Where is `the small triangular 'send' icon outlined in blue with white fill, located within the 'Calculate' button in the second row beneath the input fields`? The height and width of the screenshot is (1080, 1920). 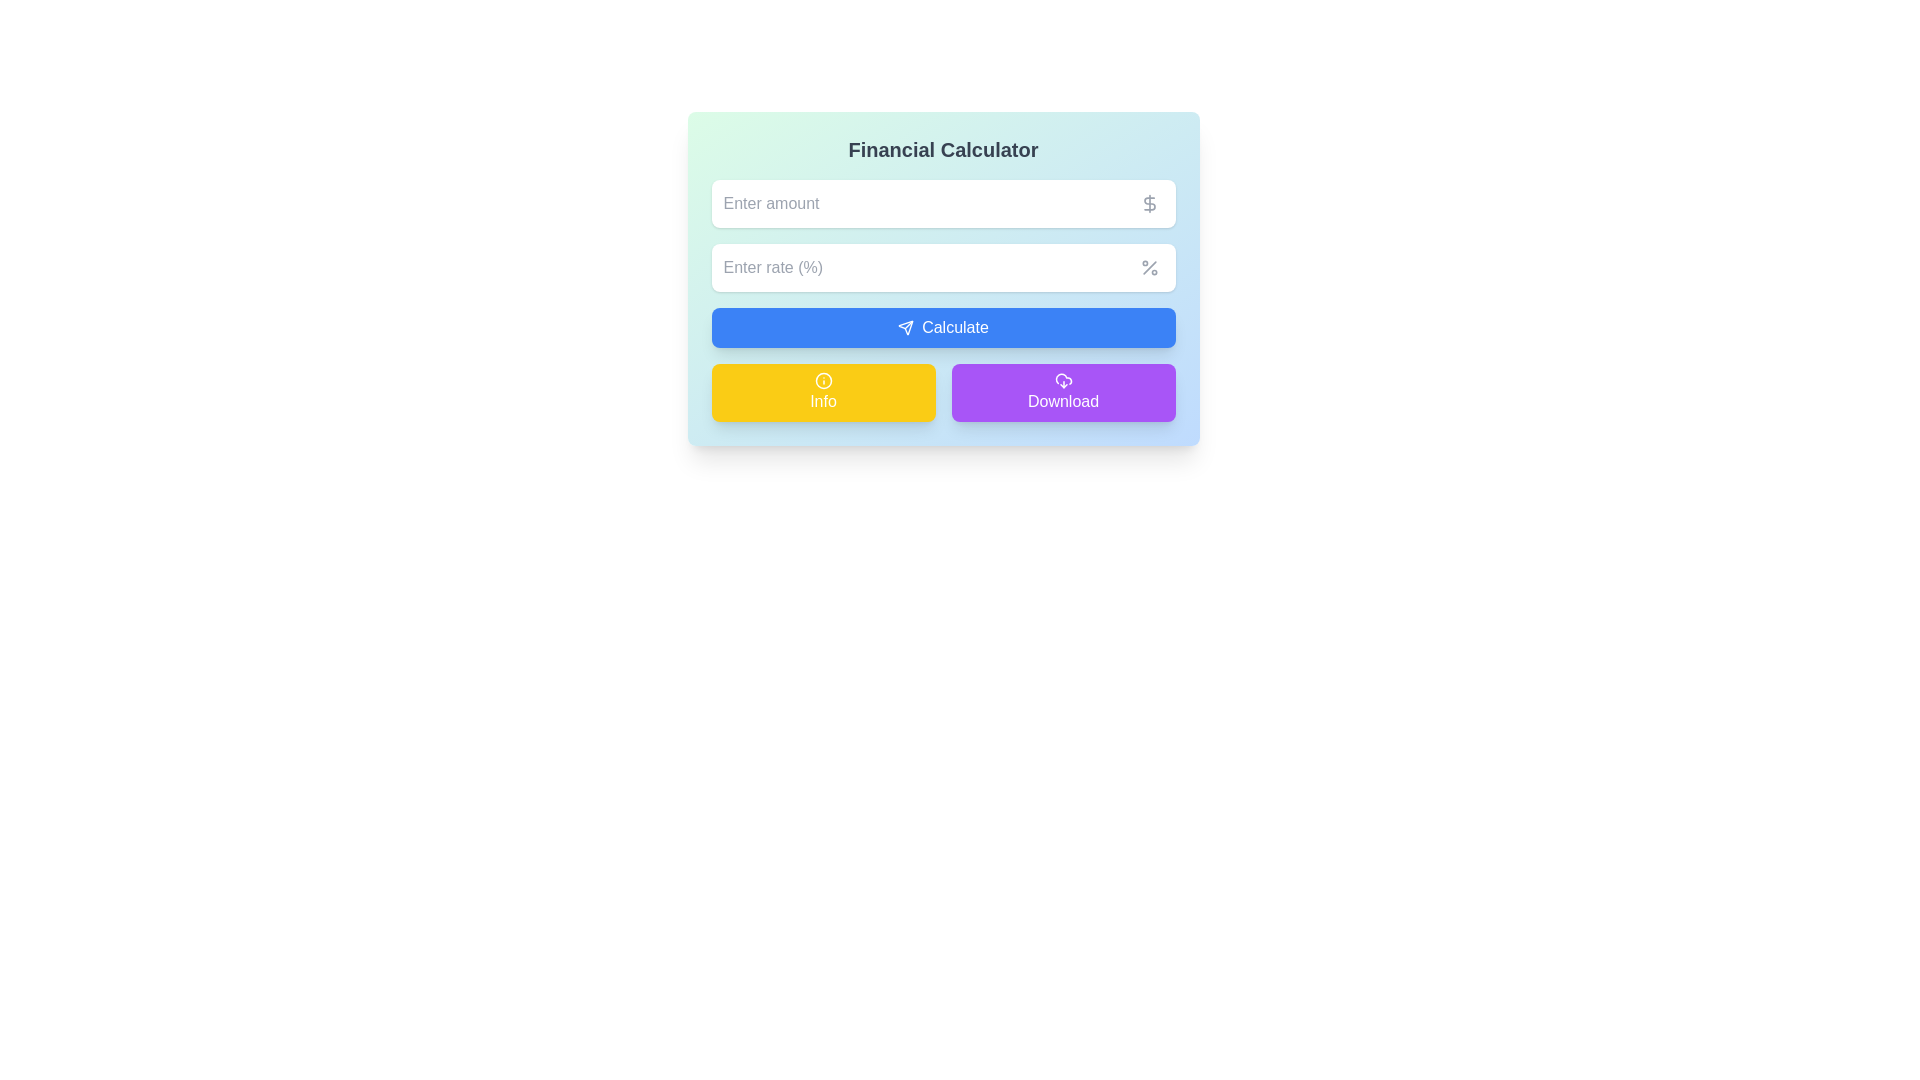
the small triangular 'send' icon outlined in blue with white fill, located within the 'Calculate' button in the second row beneath the input fields is located at coordinates (905, 326).